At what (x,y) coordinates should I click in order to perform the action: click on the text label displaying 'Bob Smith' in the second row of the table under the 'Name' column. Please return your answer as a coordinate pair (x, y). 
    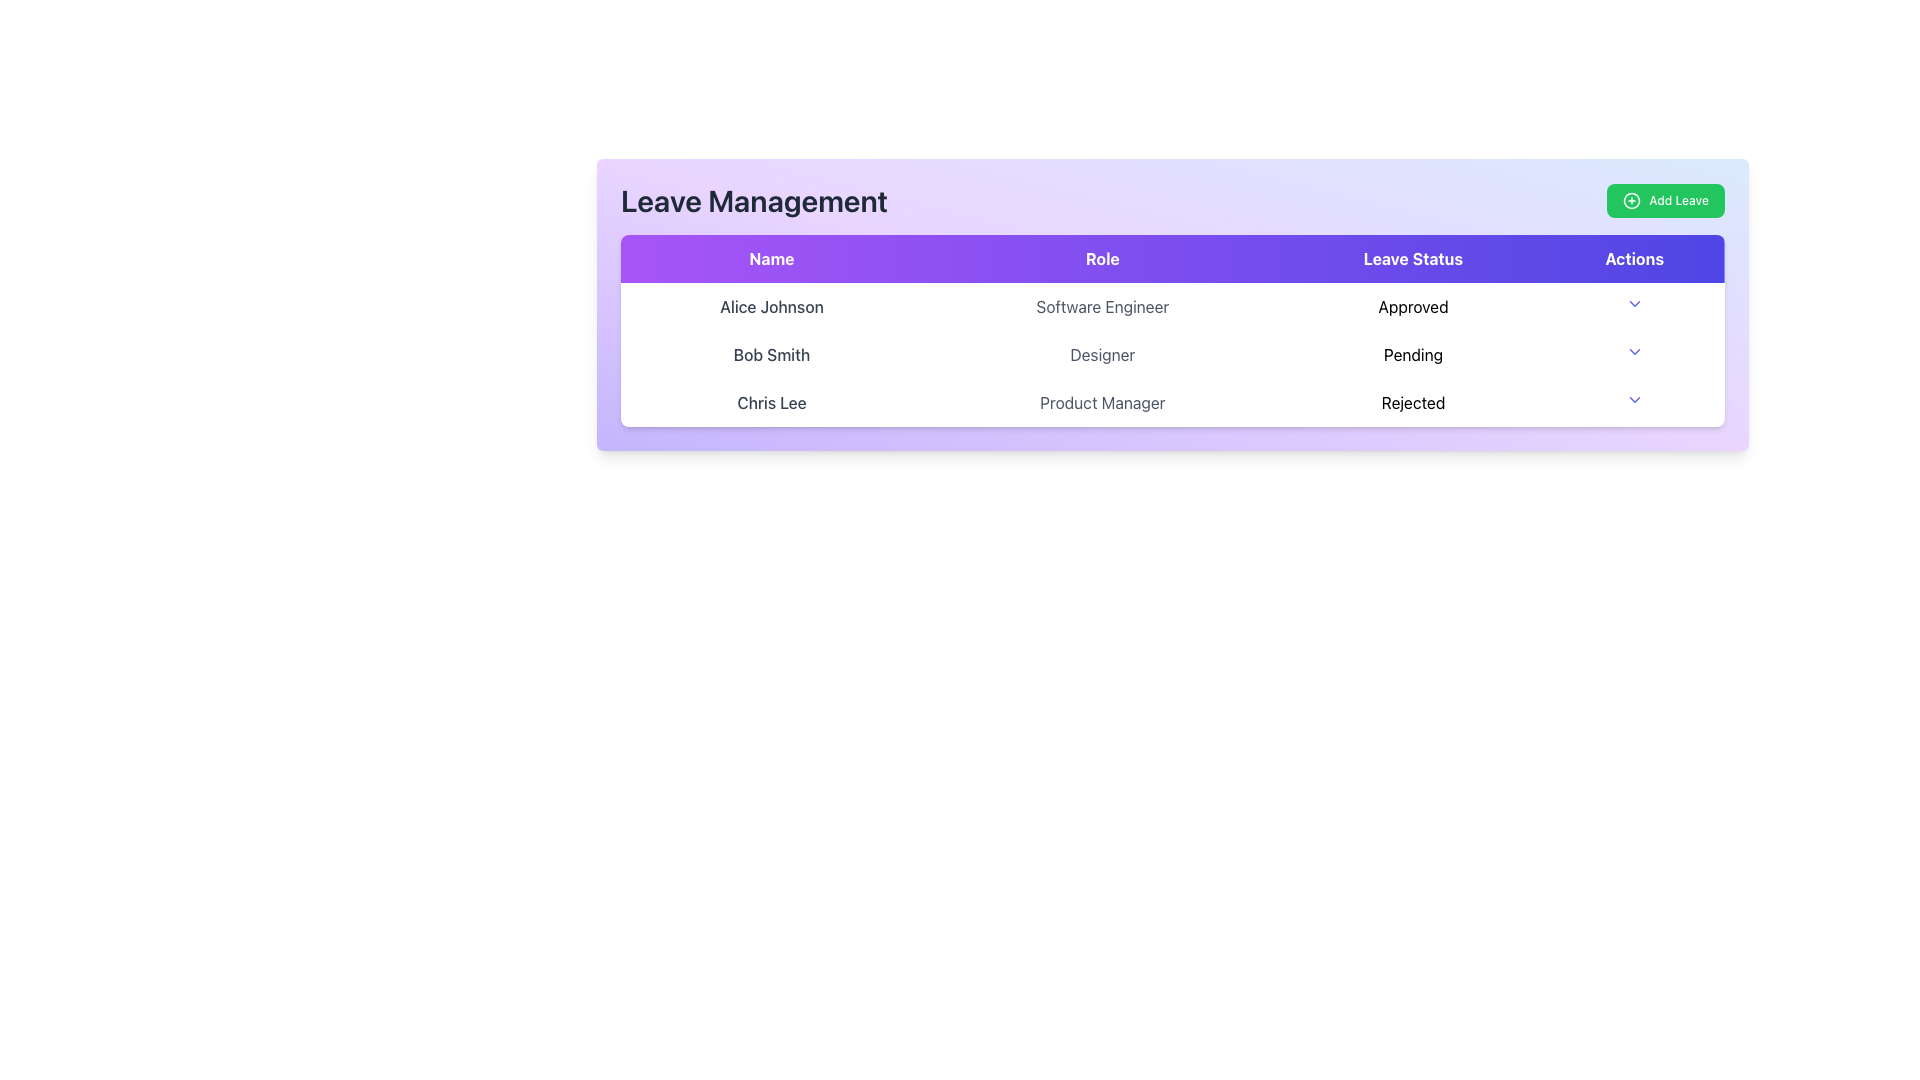
    Looking at the image, I should click on (771, 353).